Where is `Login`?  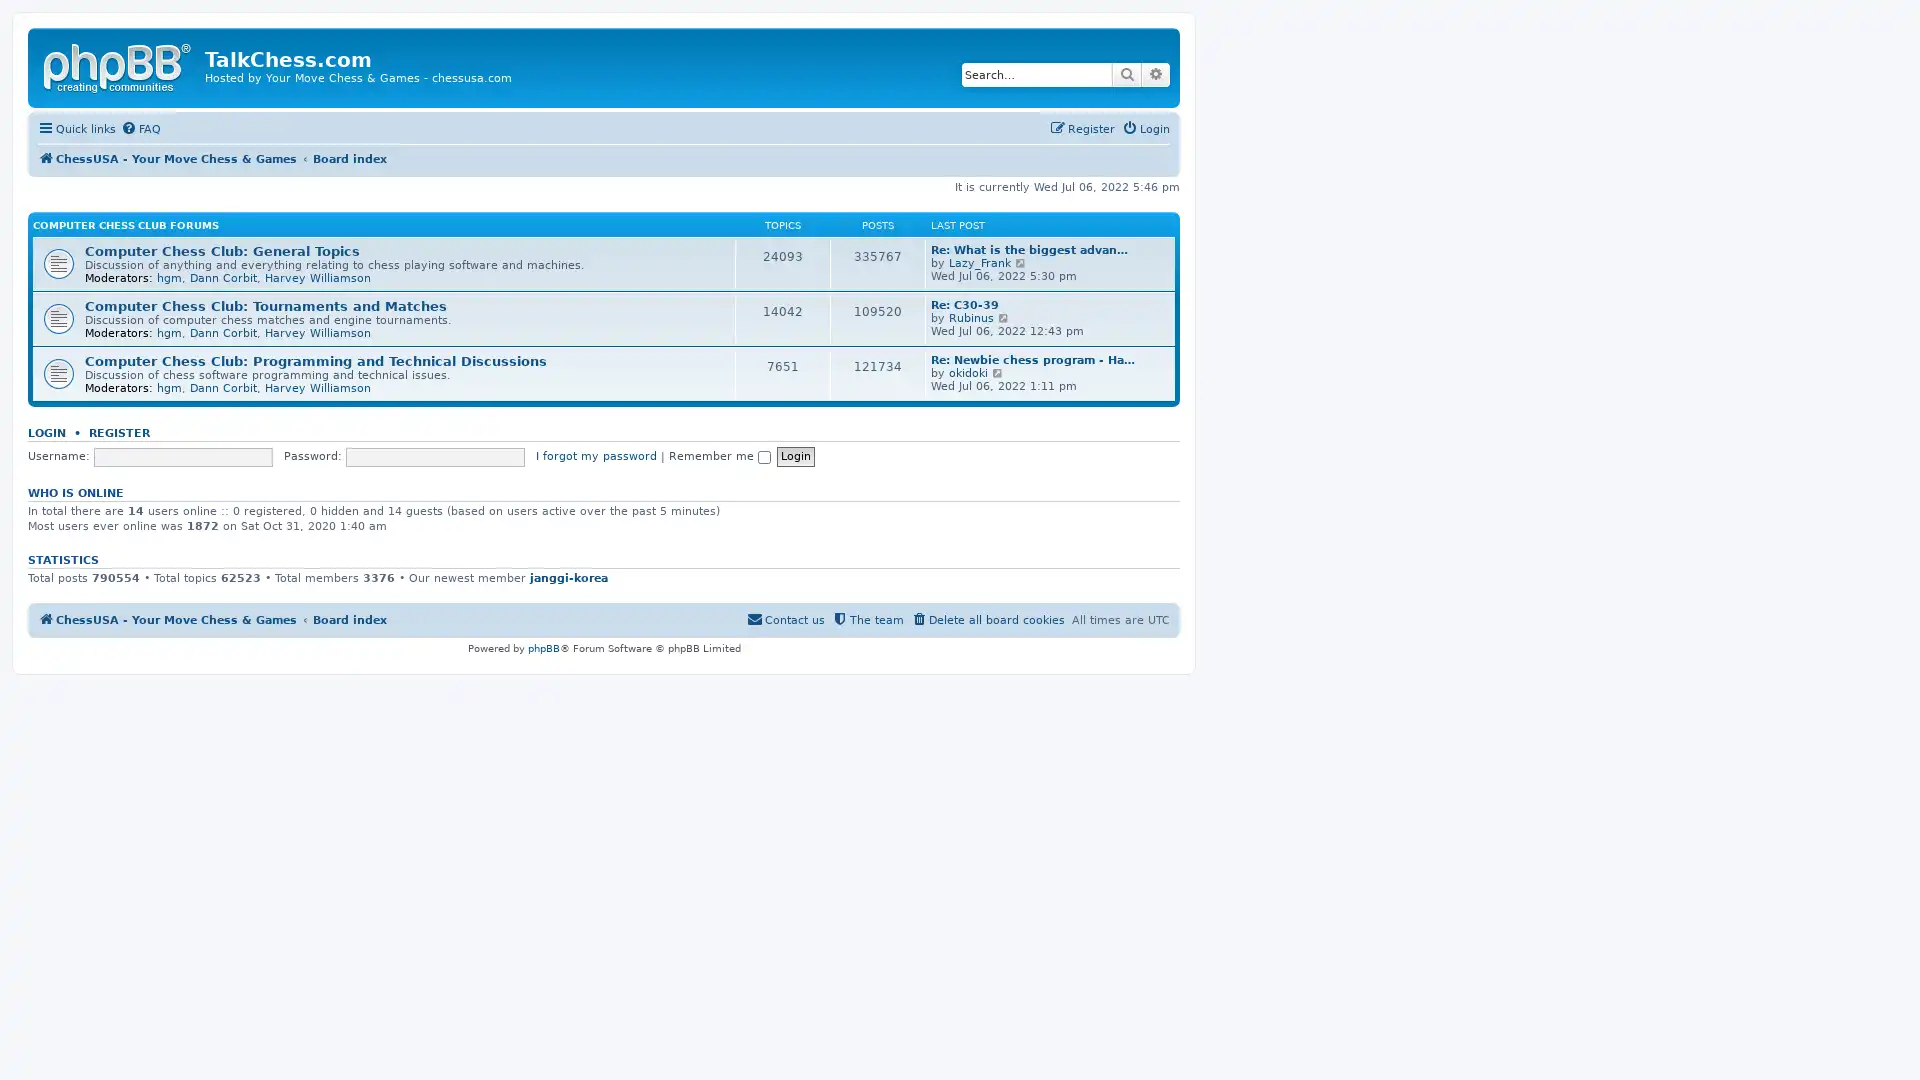
Login is located at coordinates (794, 456).